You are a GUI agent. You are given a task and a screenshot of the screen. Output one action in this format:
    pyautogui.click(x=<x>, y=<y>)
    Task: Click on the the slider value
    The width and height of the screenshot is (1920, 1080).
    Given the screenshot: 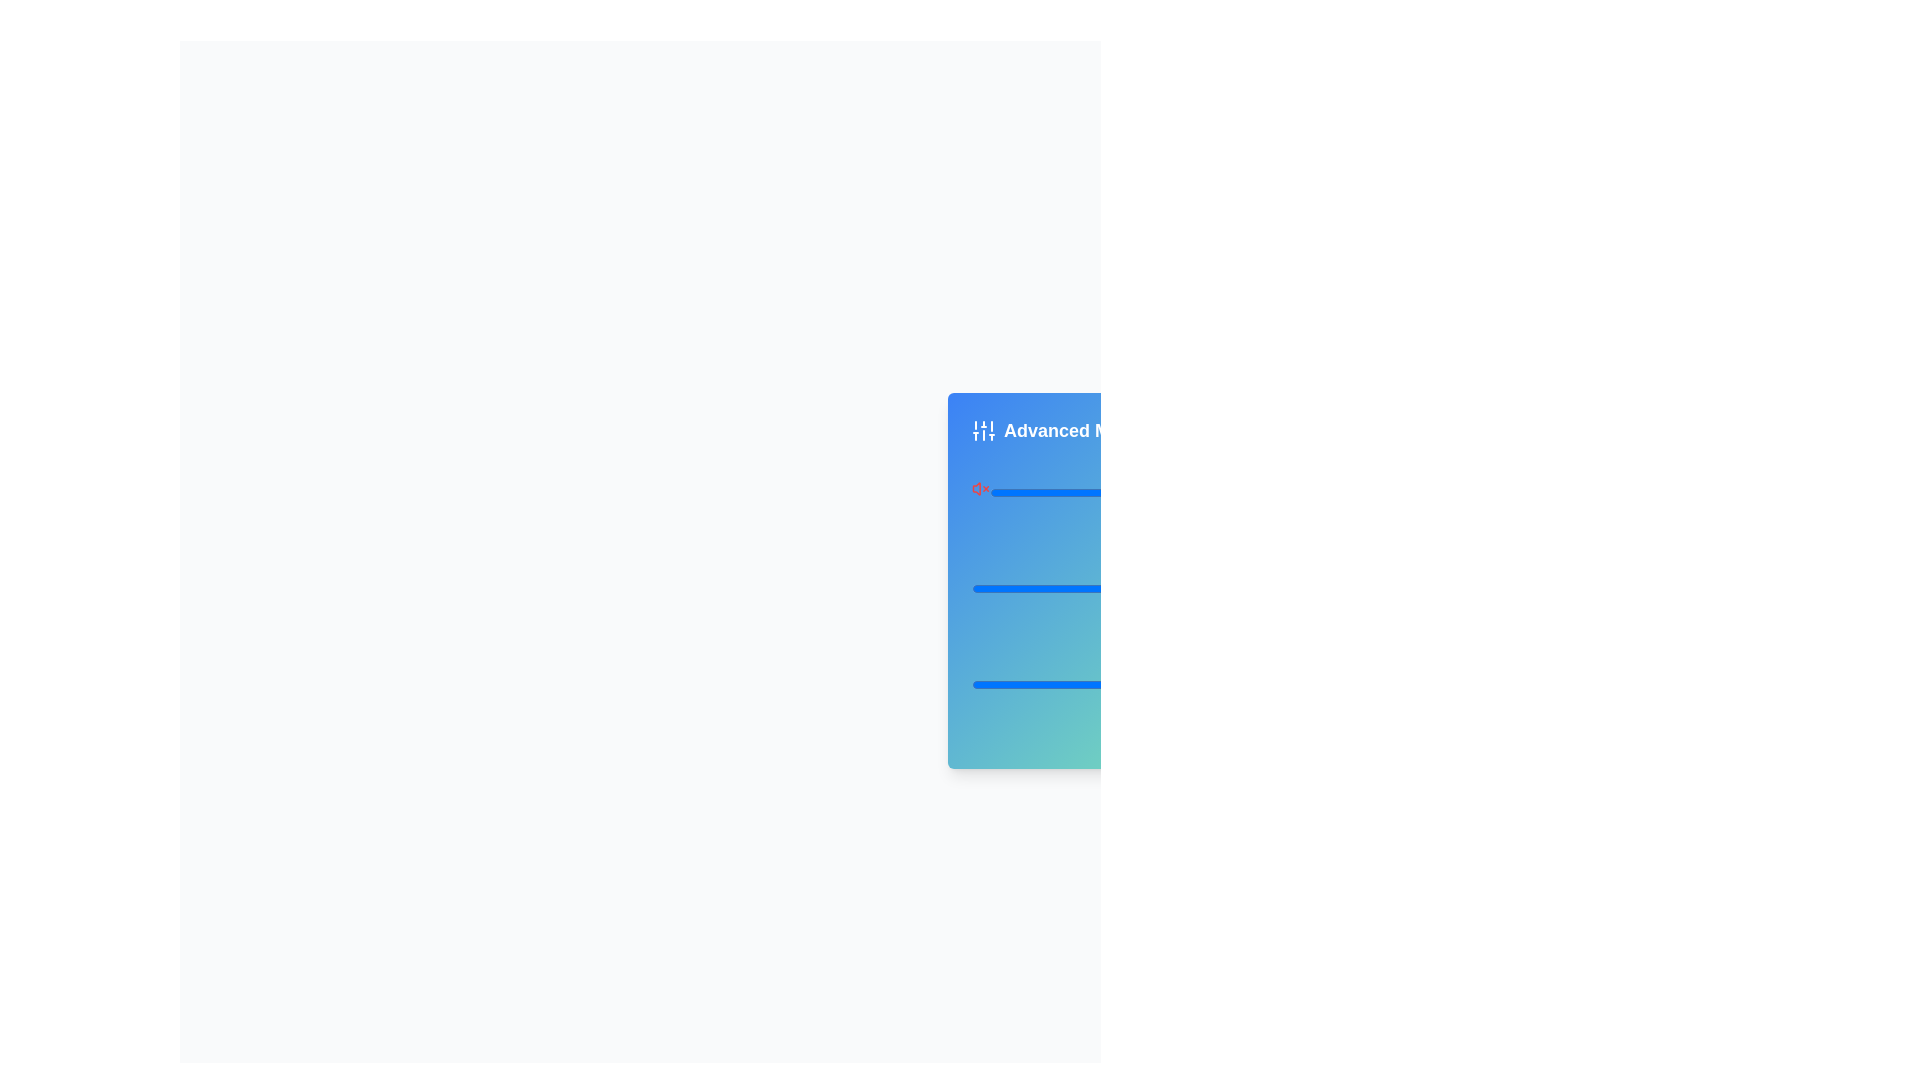 What is the action you would take?
    pyautogui.click(x=1287, y=485)
    